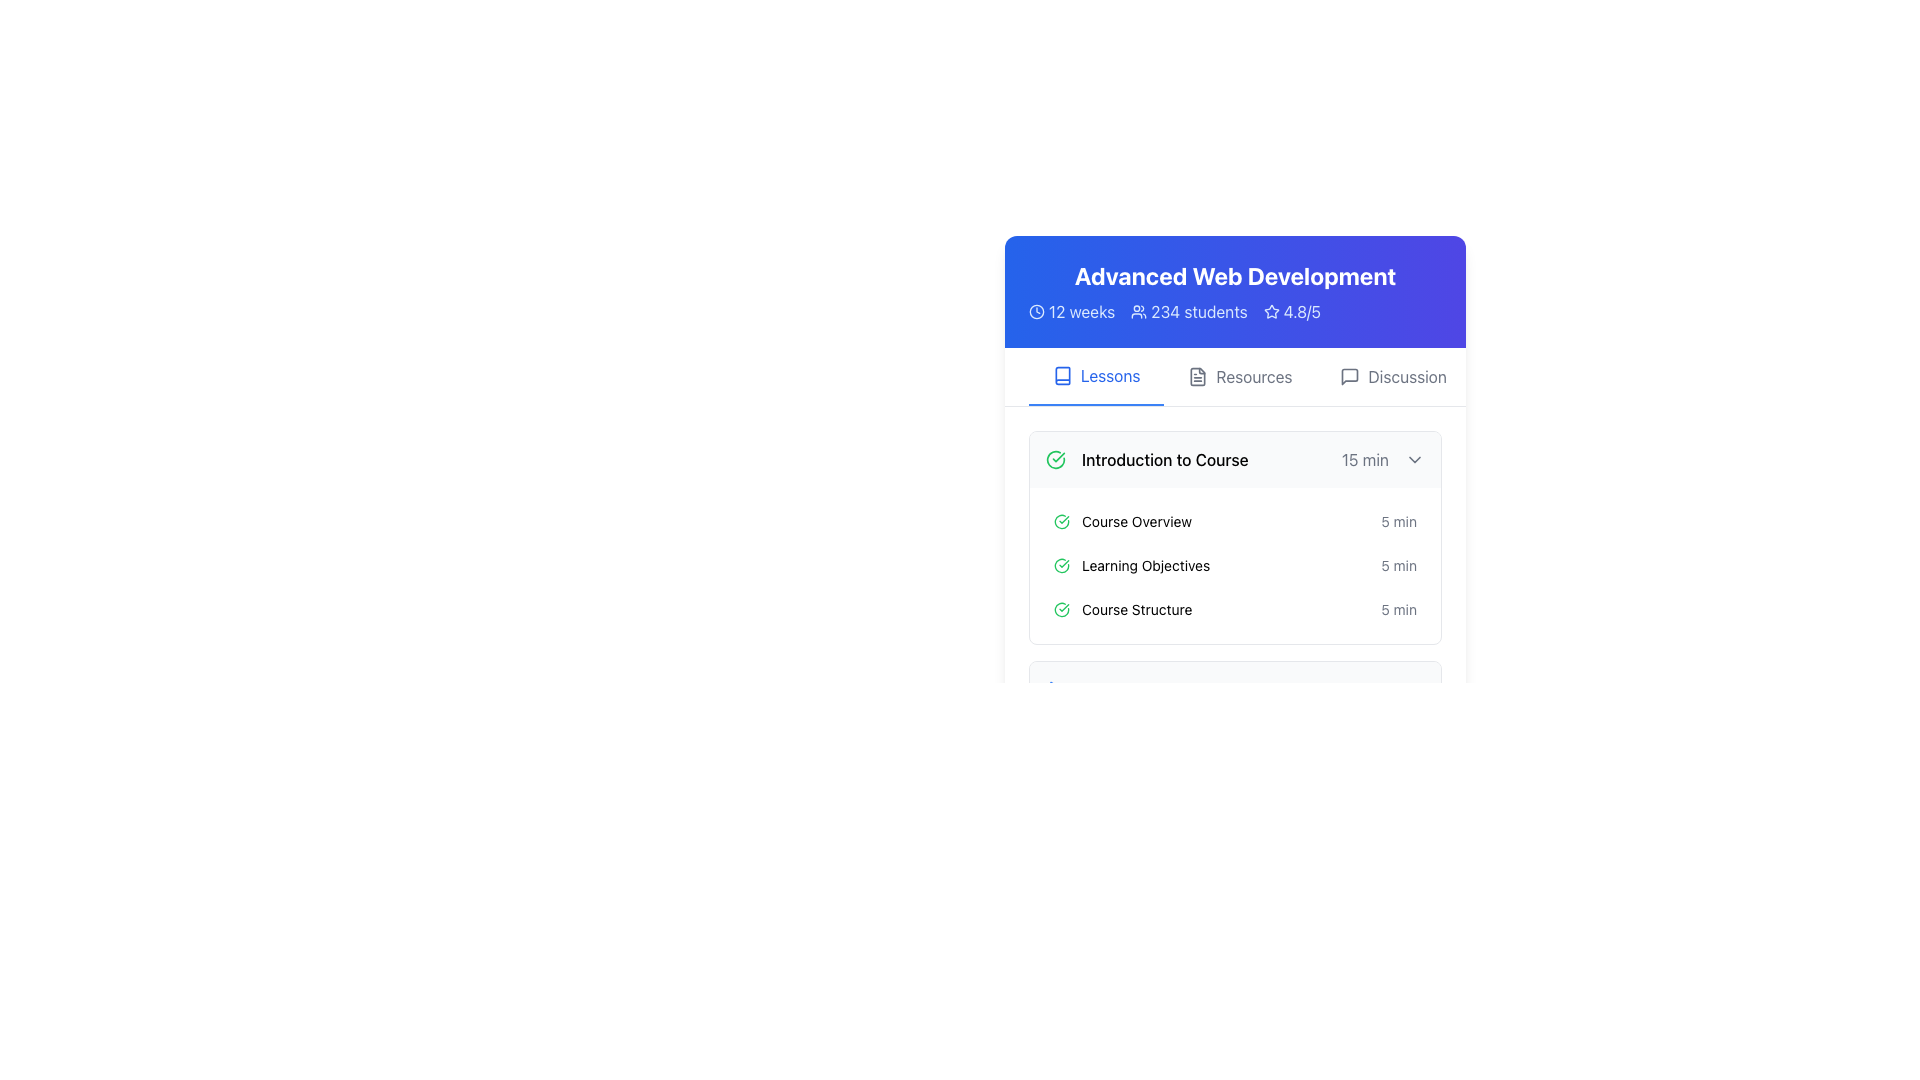 This screenshot has width=1920, height=1080. Describe the element at coordinates (1147, 459) in the screenshot. I see `the 'Introduction to Course' text label with the green circle check icon, which indicates completion, located under the 'Lessons' tab` at that location.